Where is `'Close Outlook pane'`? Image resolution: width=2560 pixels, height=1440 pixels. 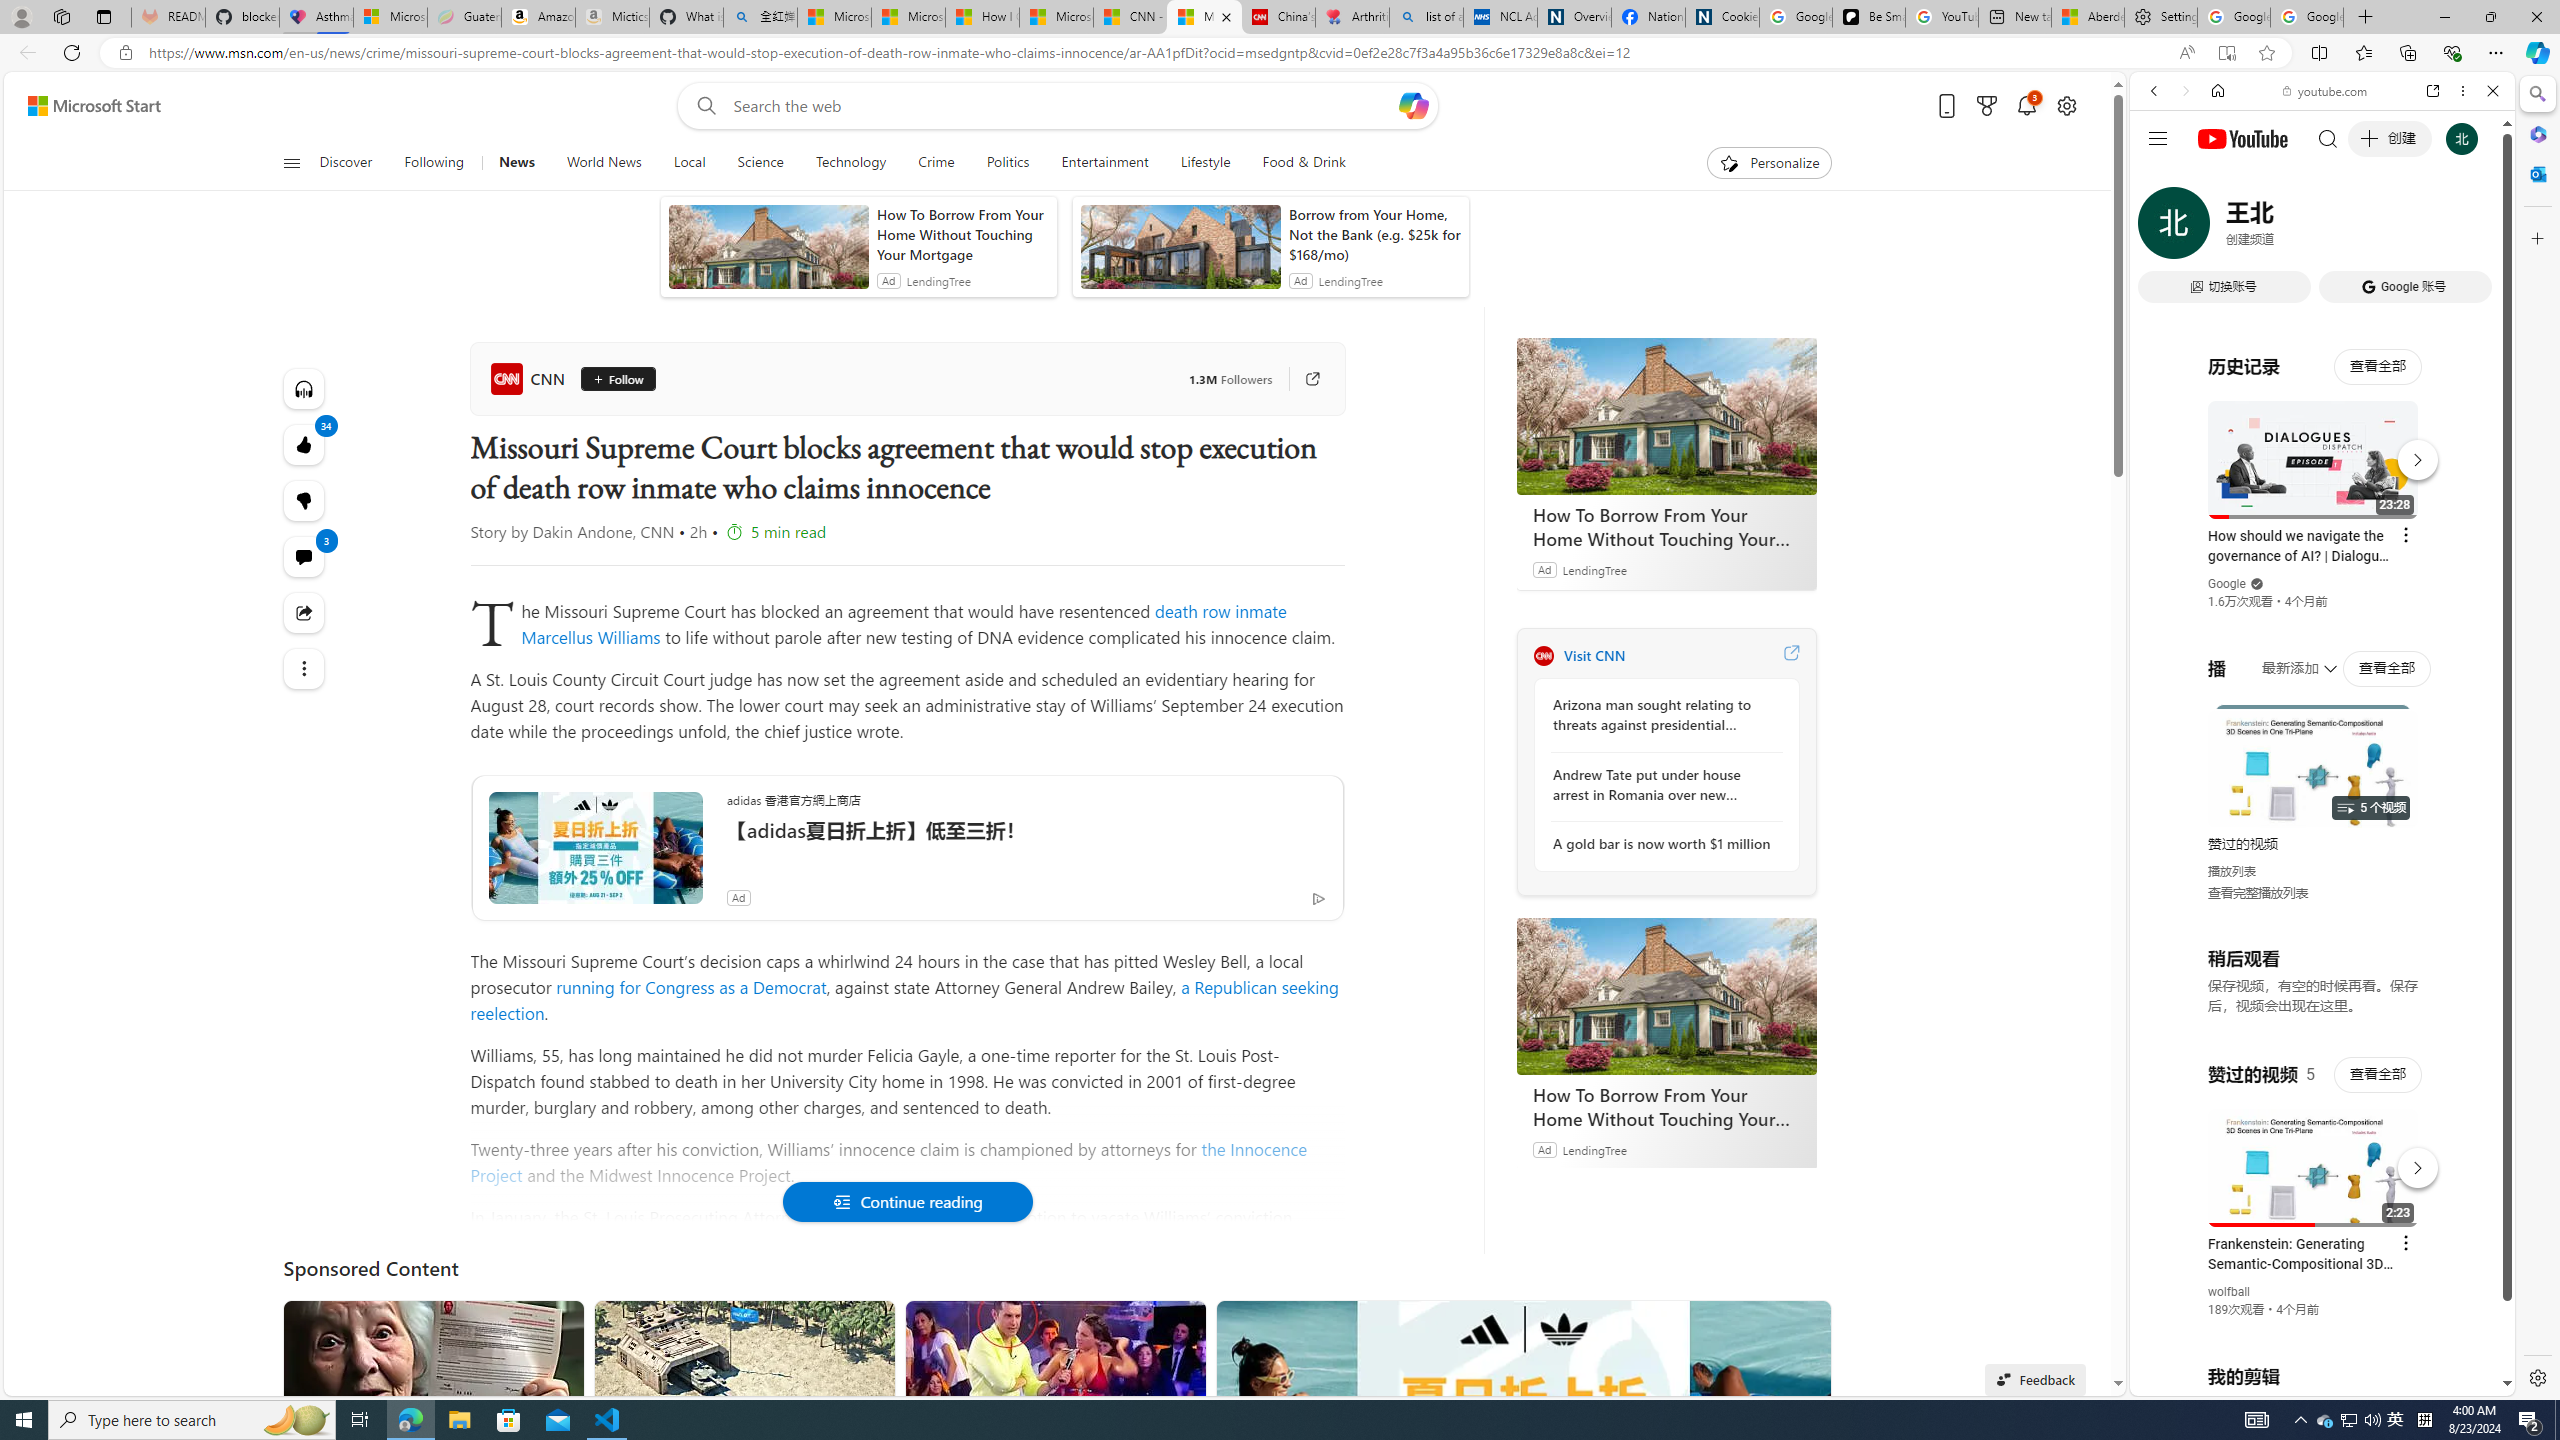
'Close Outlook pane' is located at coordinates (2535, 172).